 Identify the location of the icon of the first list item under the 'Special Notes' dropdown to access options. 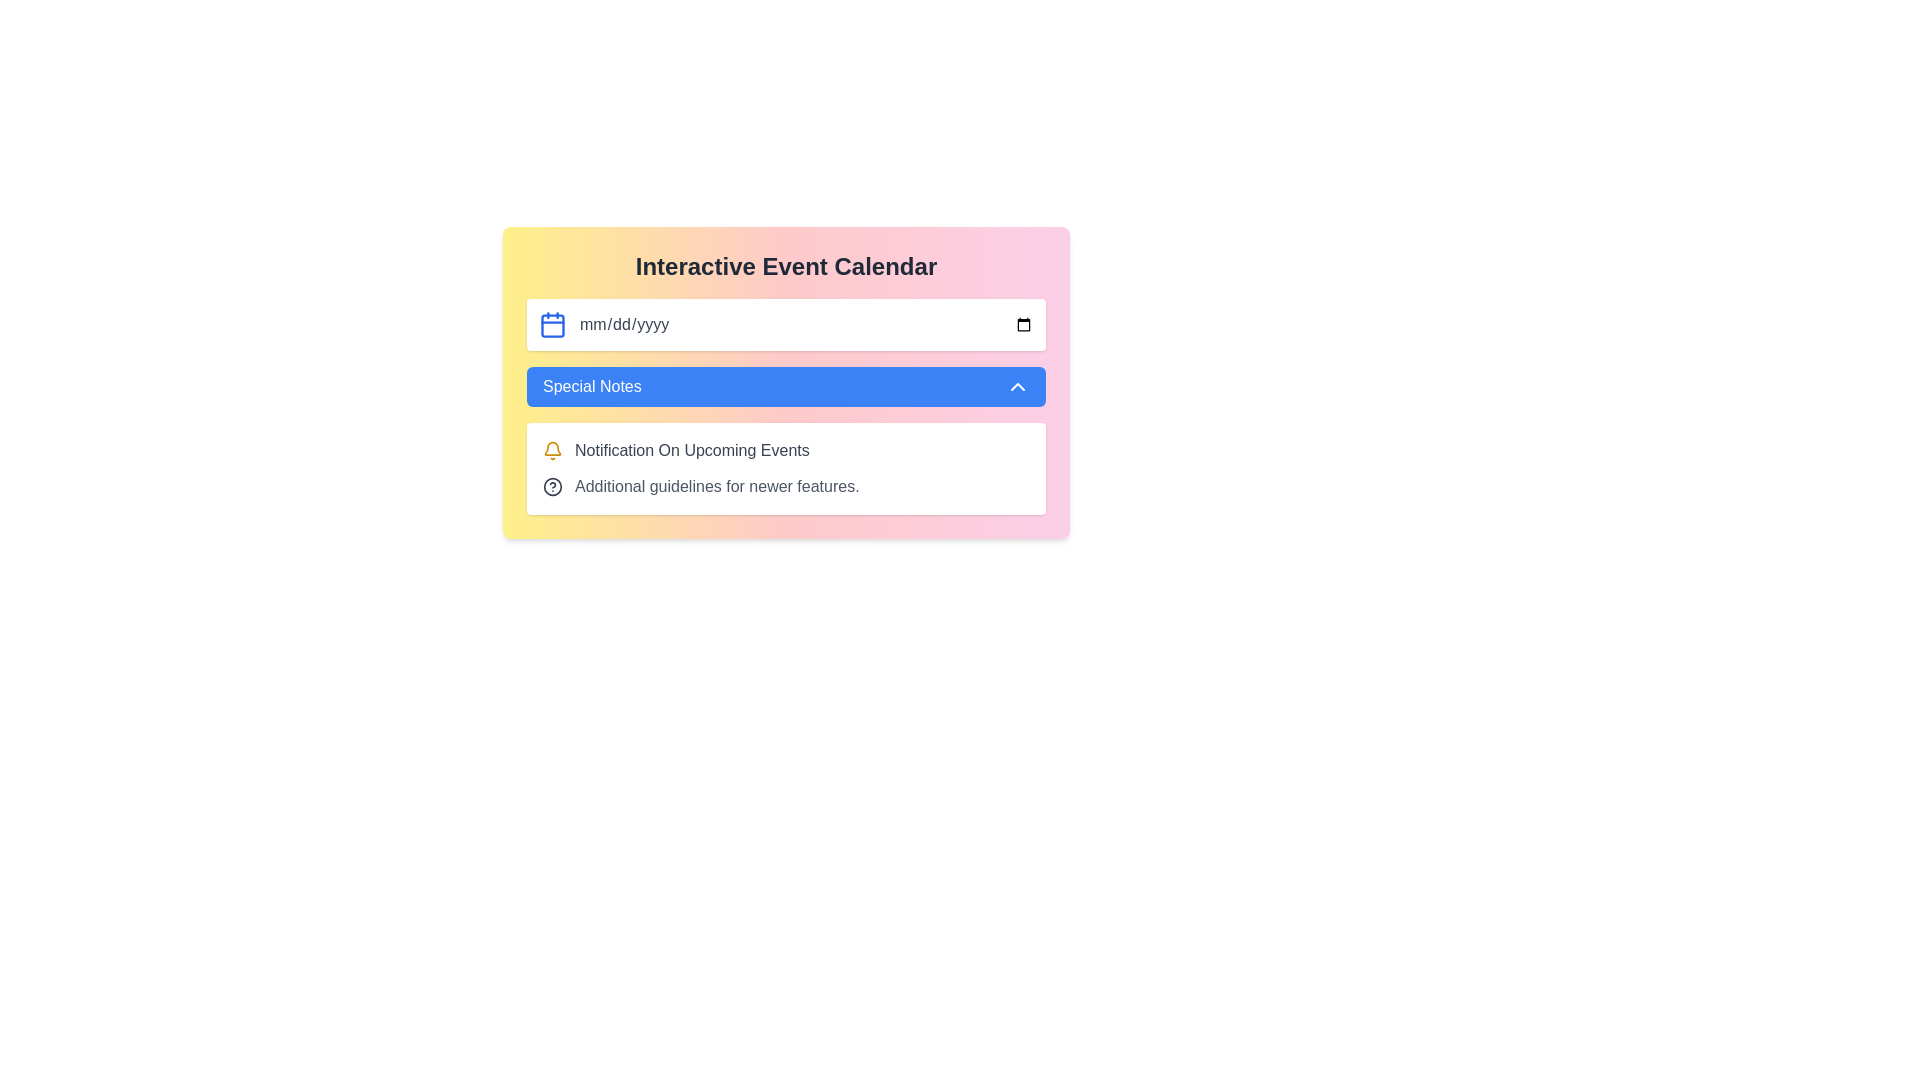
(785, 451).